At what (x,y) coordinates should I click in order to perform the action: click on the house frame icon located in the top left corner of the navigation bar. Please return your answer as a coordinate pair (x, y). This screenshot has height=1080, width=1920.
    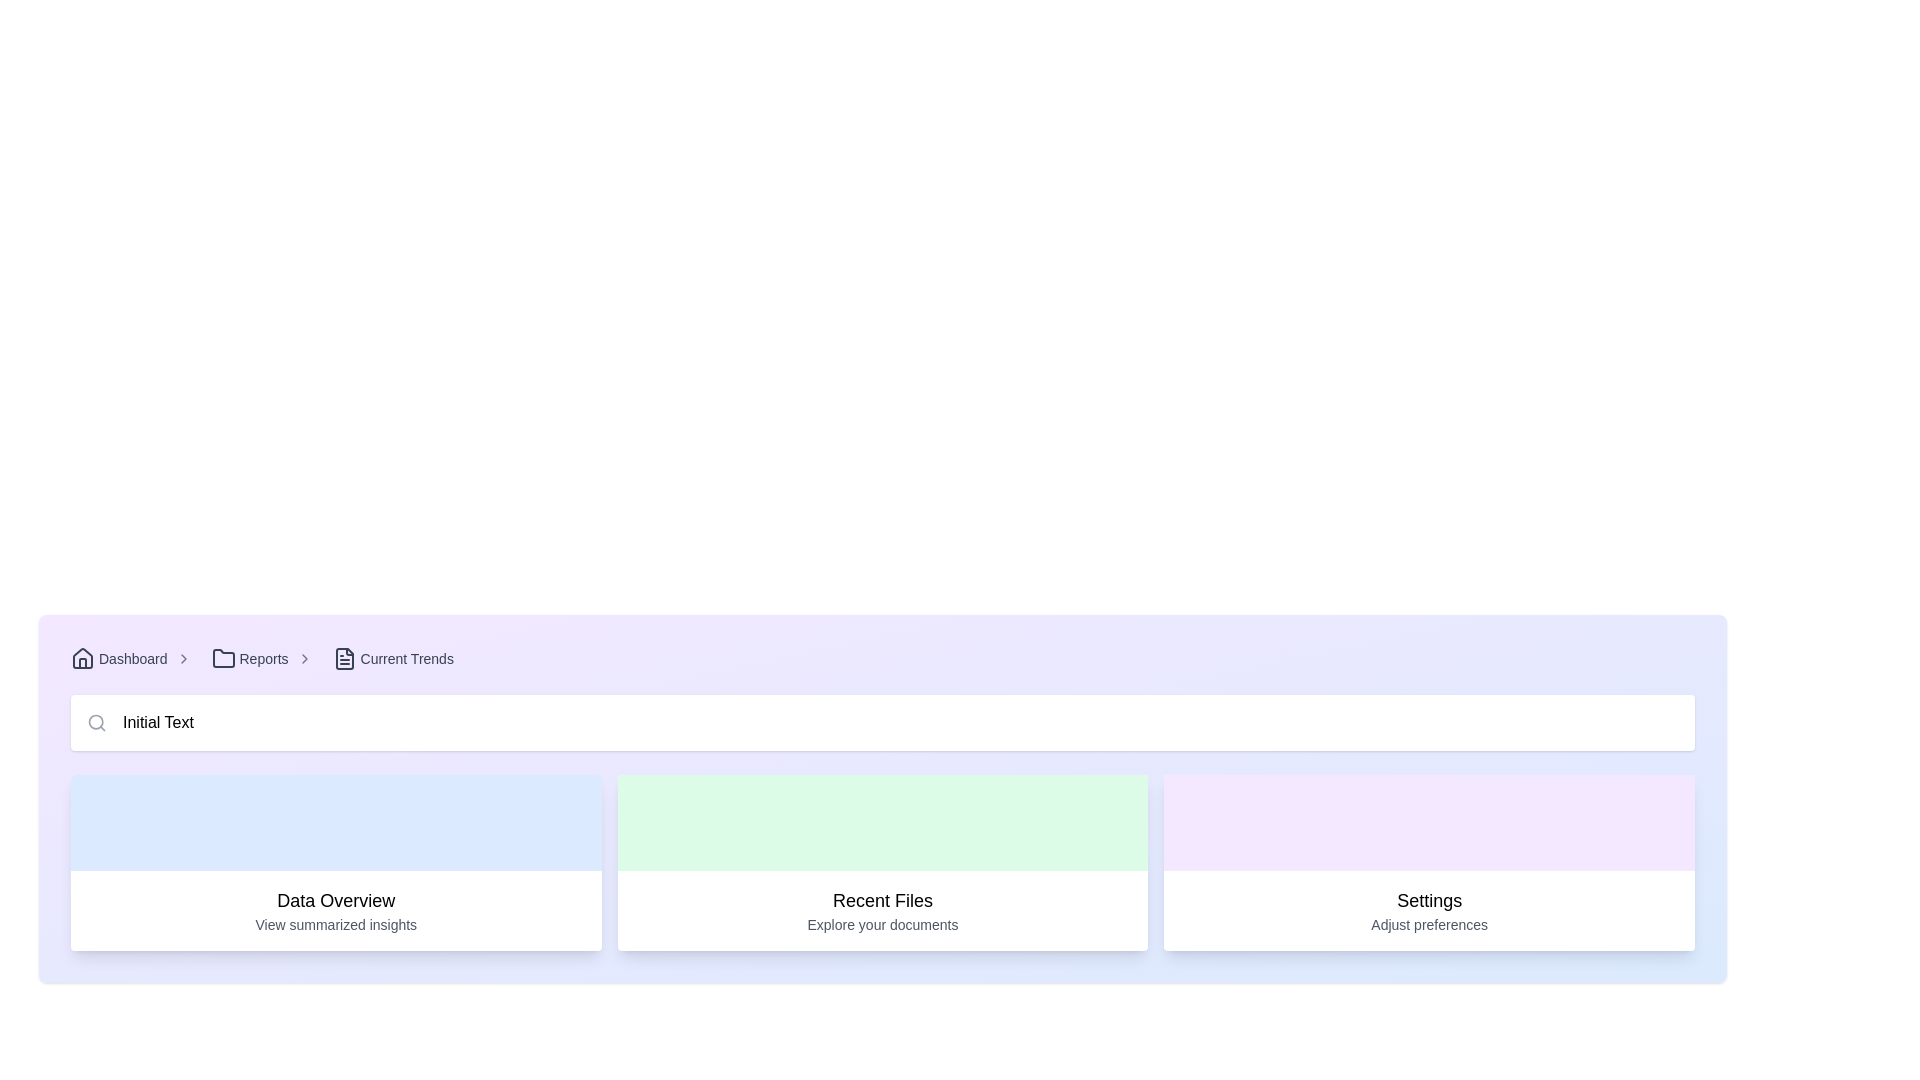
    Looking at the image, I should click on (81, 658).